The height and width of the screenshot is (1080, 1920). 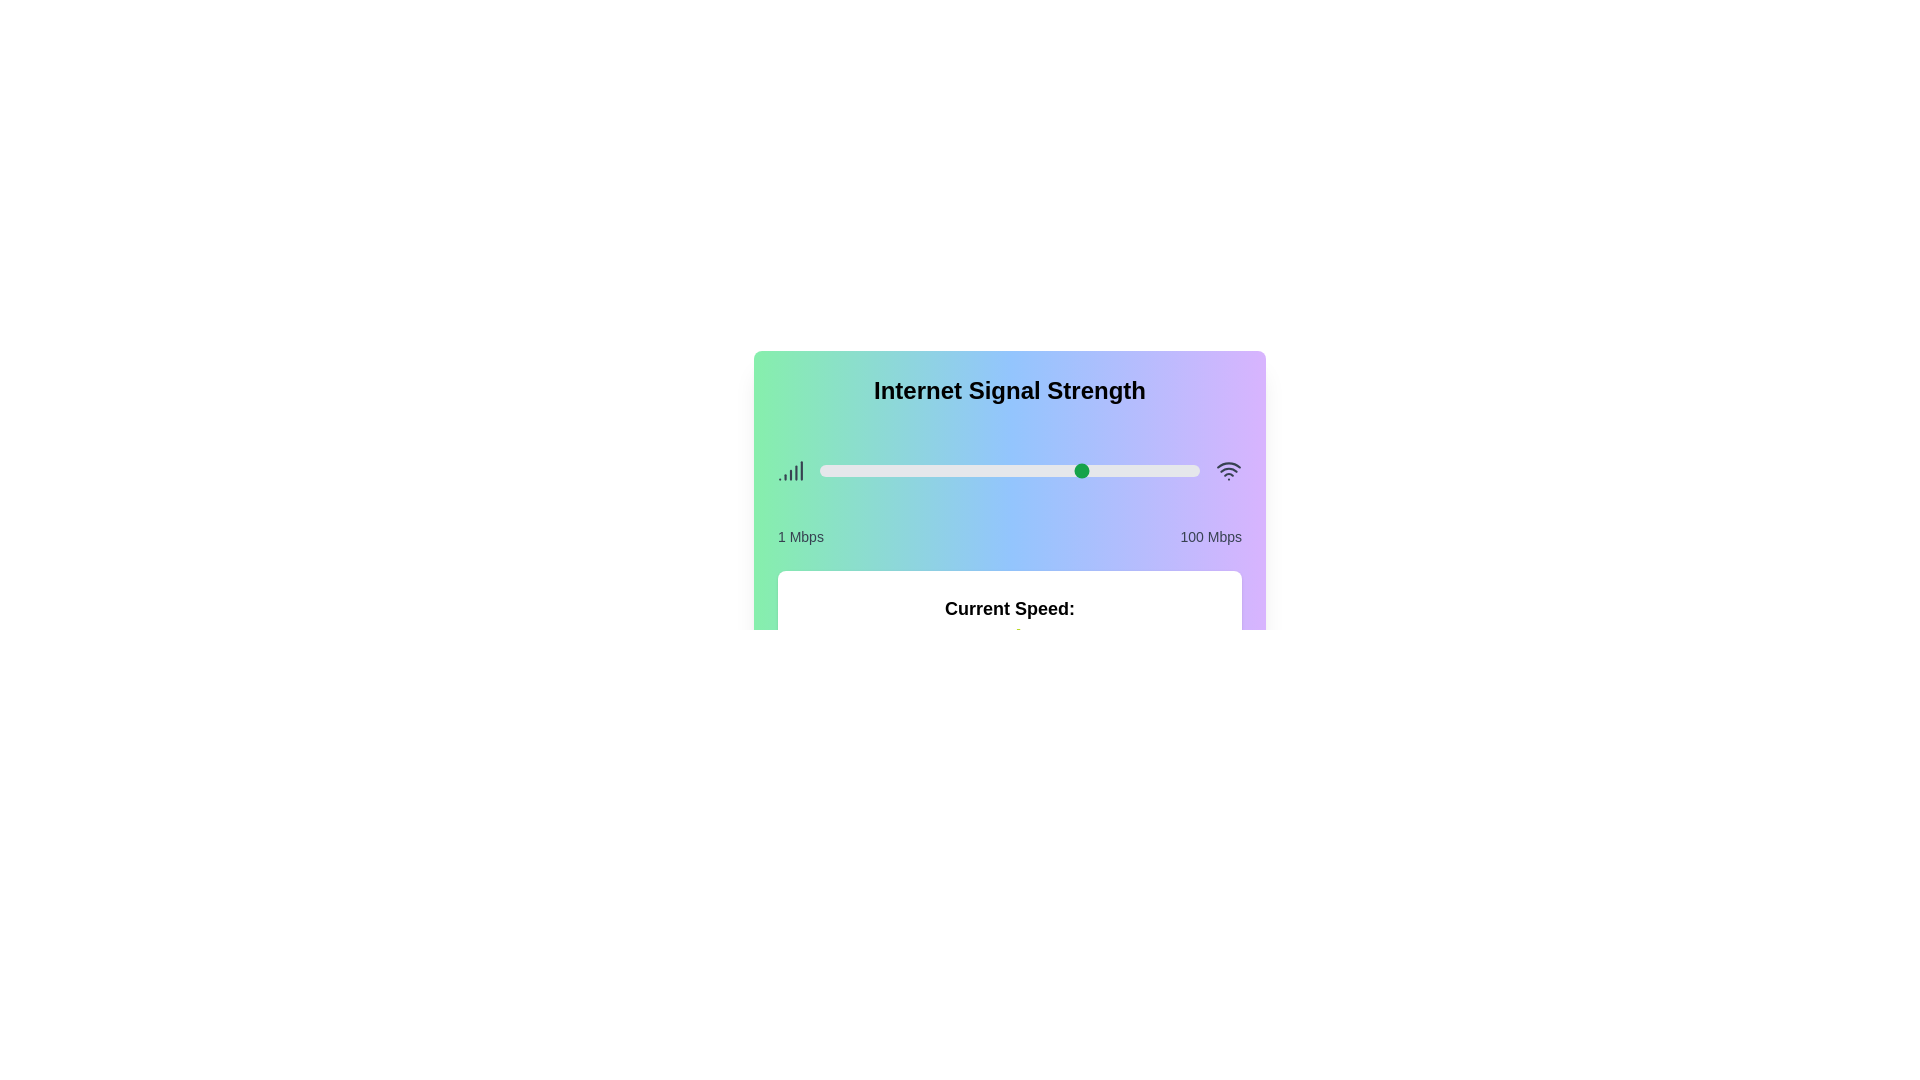 I want to click on the slider to set the signal strength to 13 Mbps, so click(x=866, y=470).